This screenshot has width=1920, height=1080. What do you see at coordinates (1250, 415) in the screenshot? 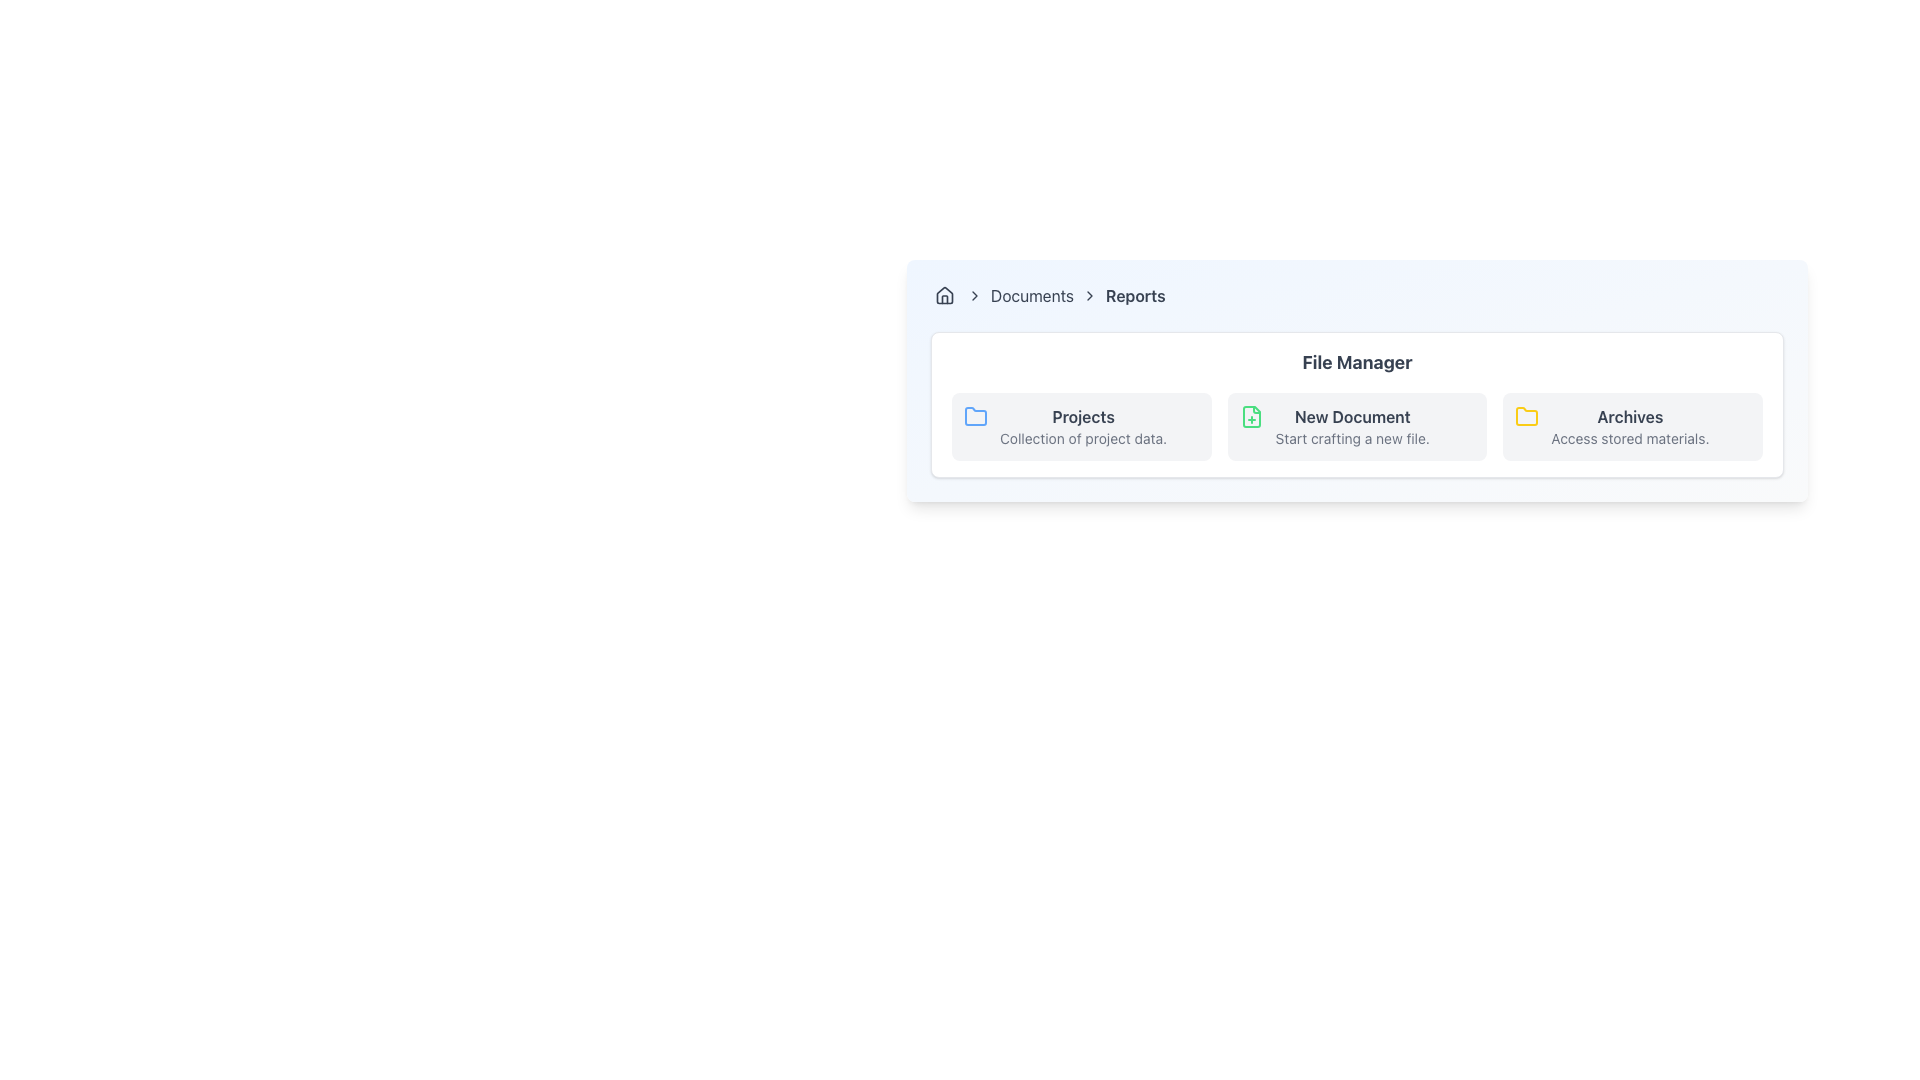
I see `the file creation icon with a green outline and a '+' sign, located on the 'New Document' card in the File Manager interface` at bounding box center [1250, 415].